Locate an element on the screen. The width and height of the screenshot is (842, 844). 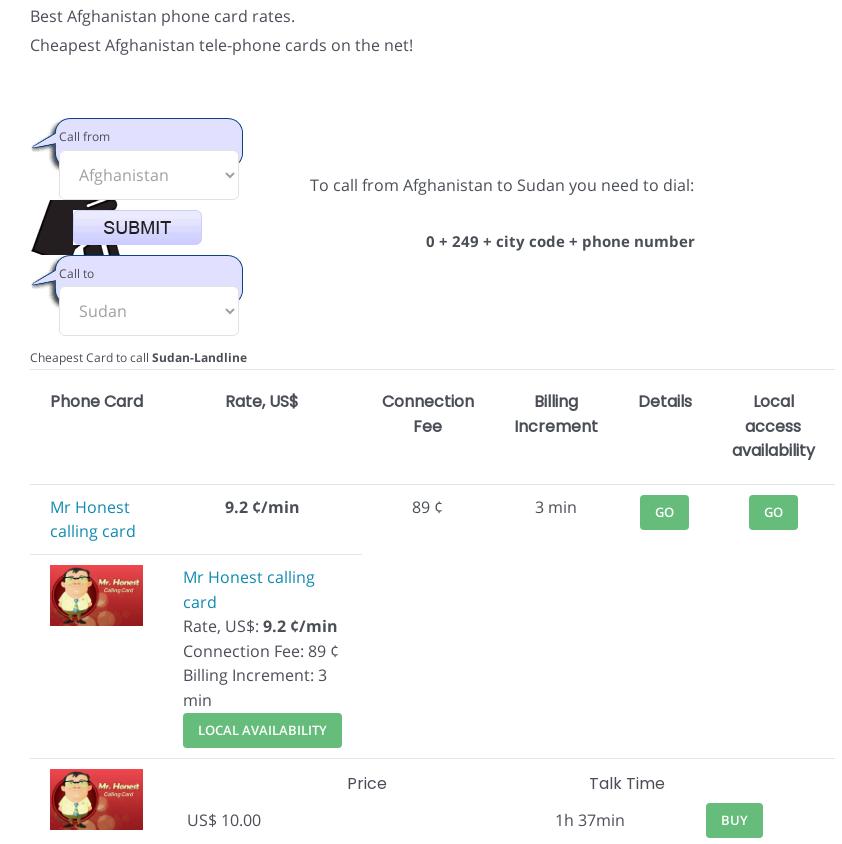
'0 + 249 + city code + phone number' is located at coordinates (558, 239).